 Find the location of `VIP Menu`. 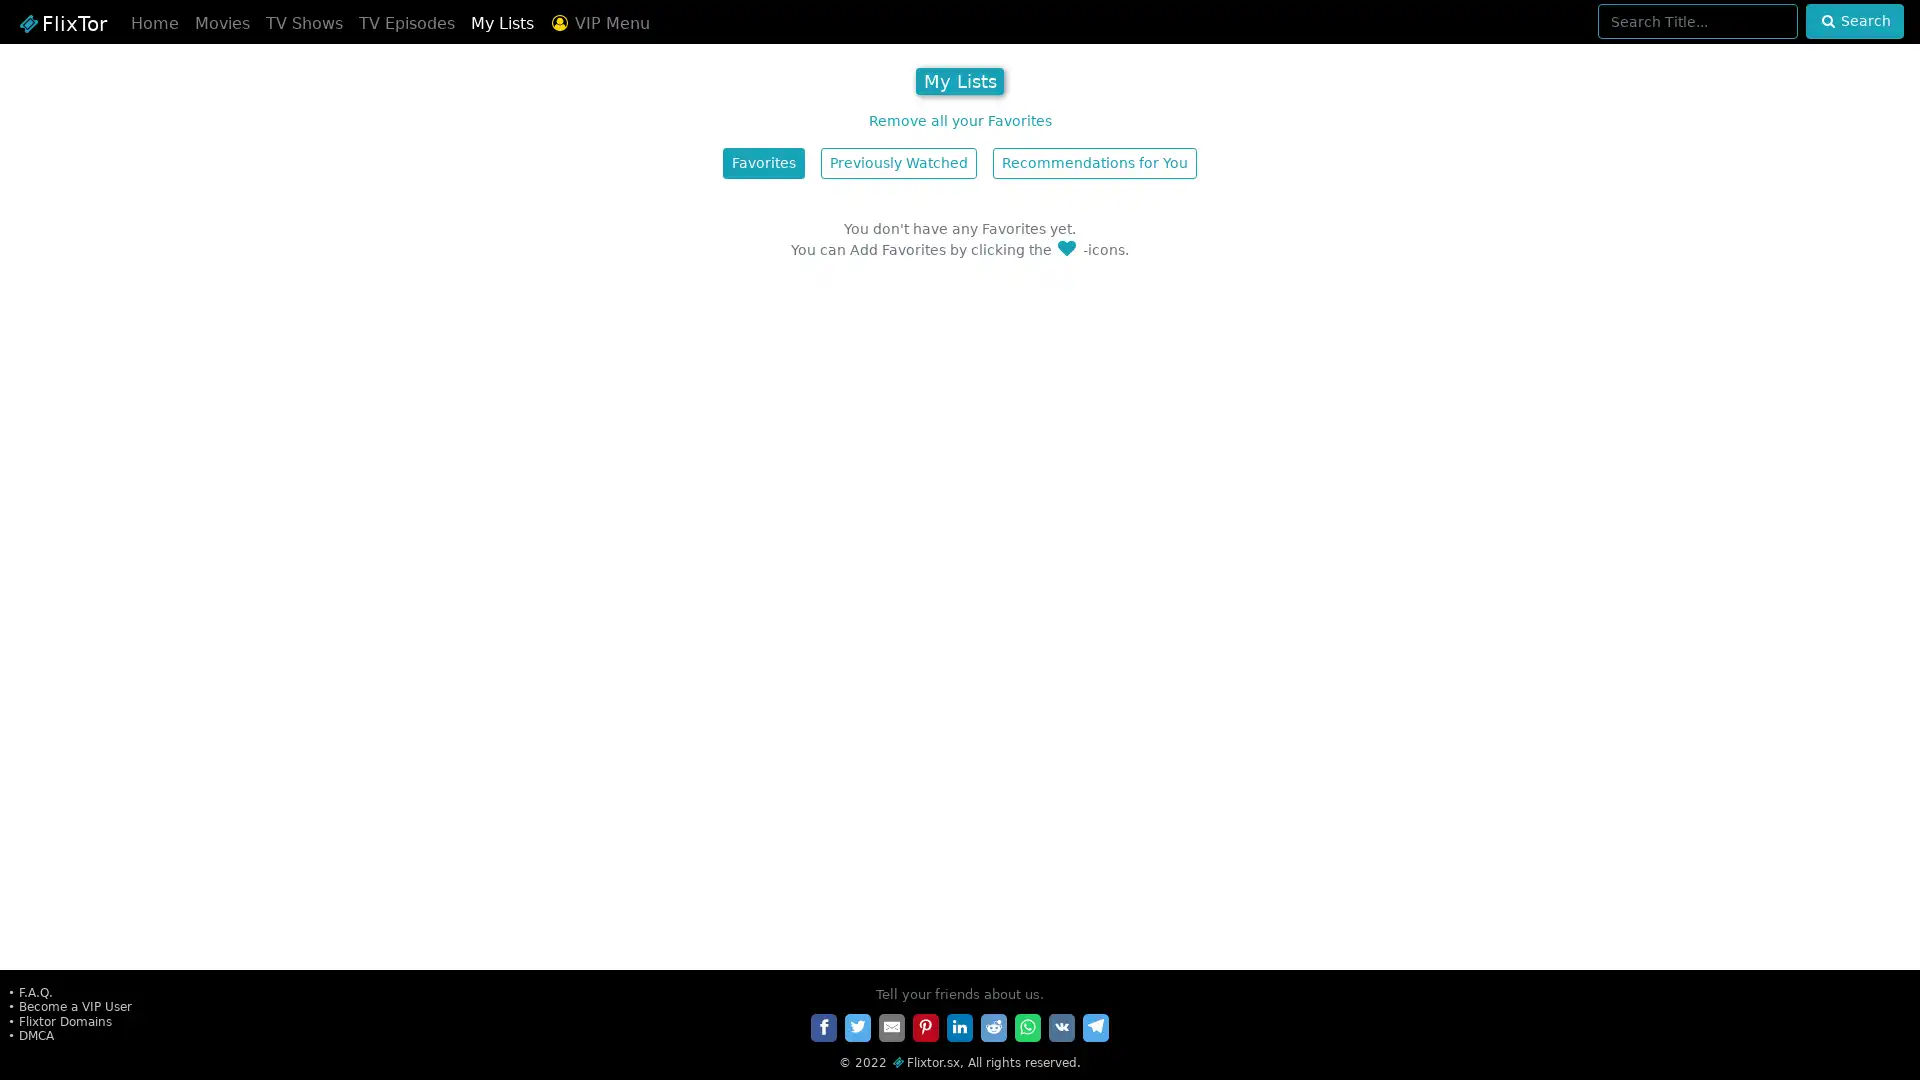

VIP Menu is located at coordinates (598, 23).